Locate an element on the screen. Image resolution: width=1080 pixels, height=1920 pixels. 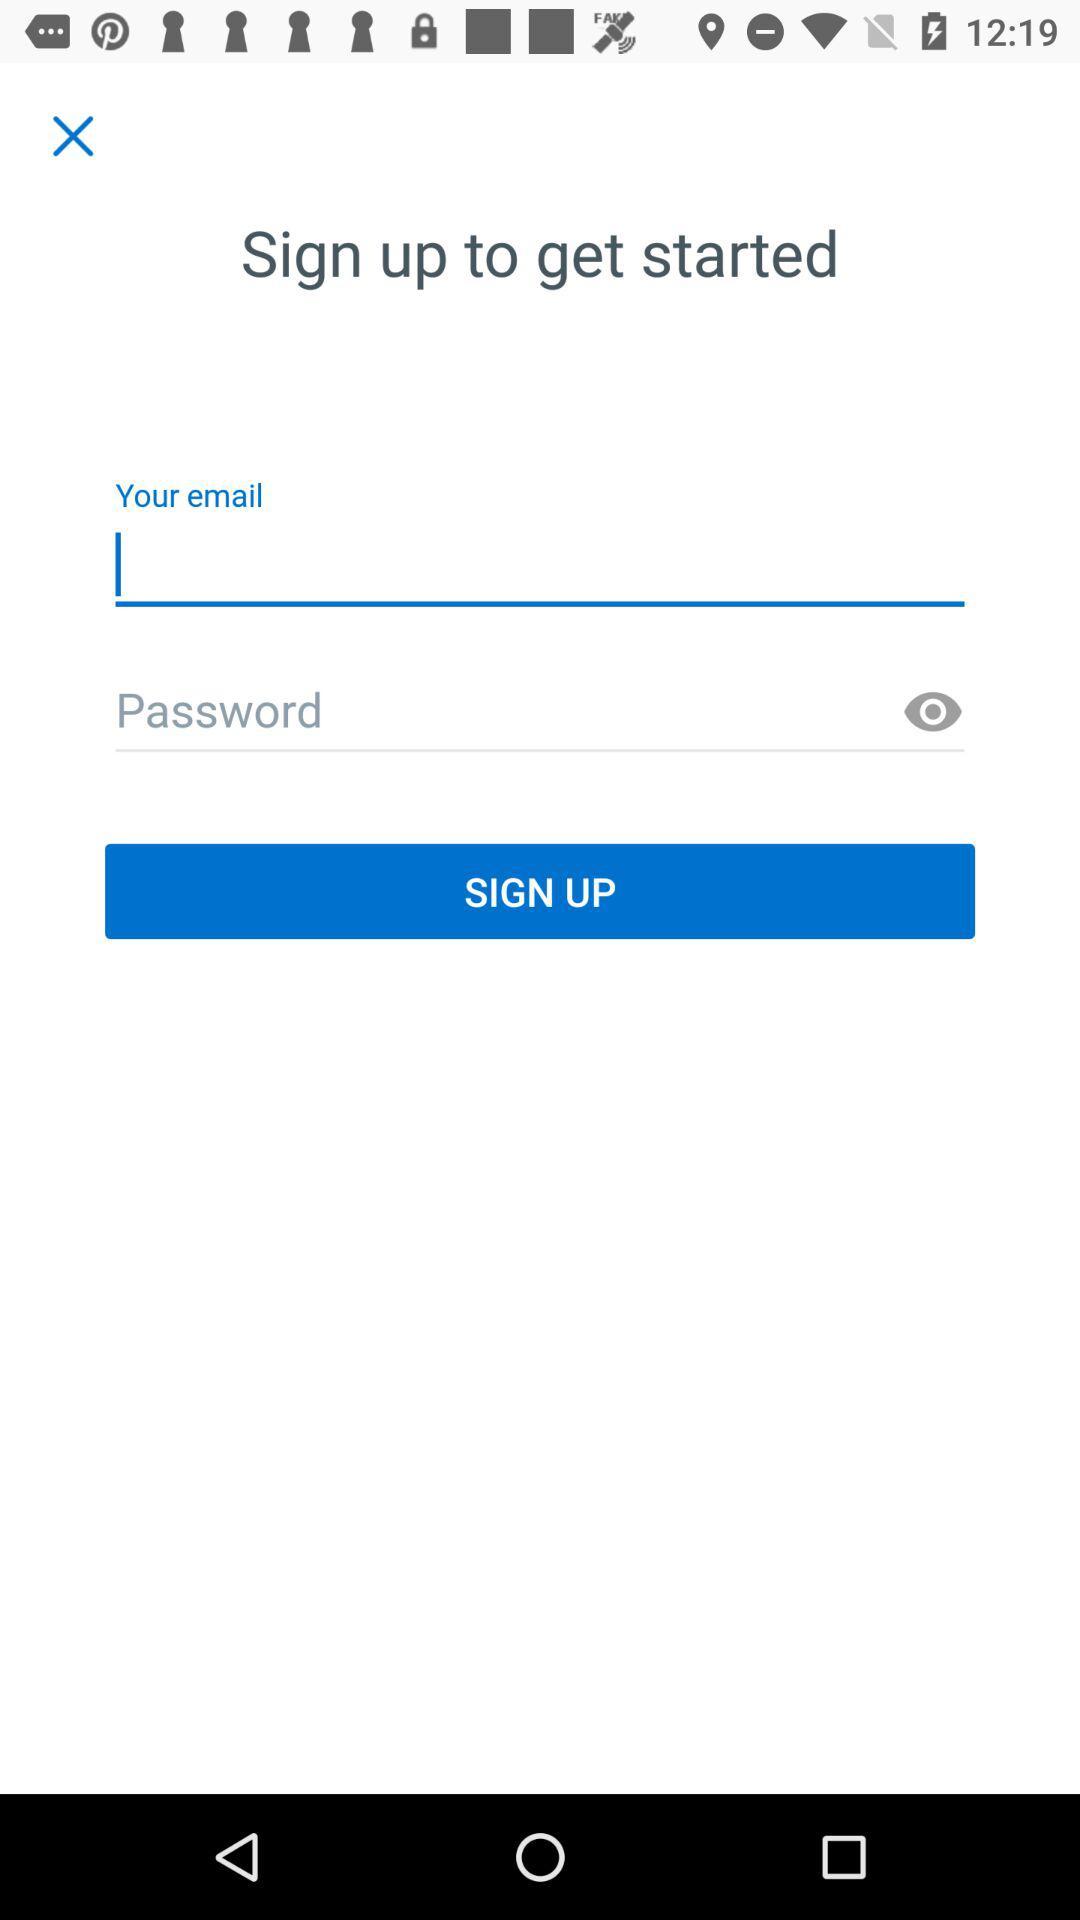
the visibility icon is located at coordinates (933, 712).